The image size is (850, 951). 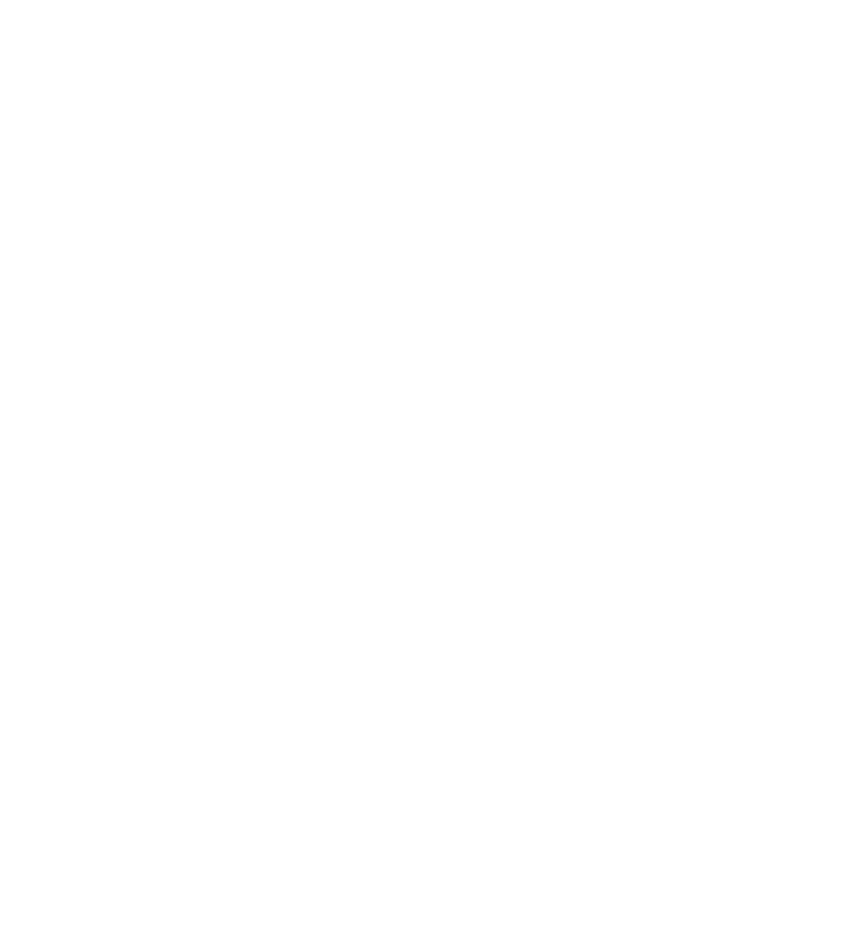 What do you see at coordinates (156, 880) in the screenshot?
I see `'More Insights'` at bounding box center [156, 880].